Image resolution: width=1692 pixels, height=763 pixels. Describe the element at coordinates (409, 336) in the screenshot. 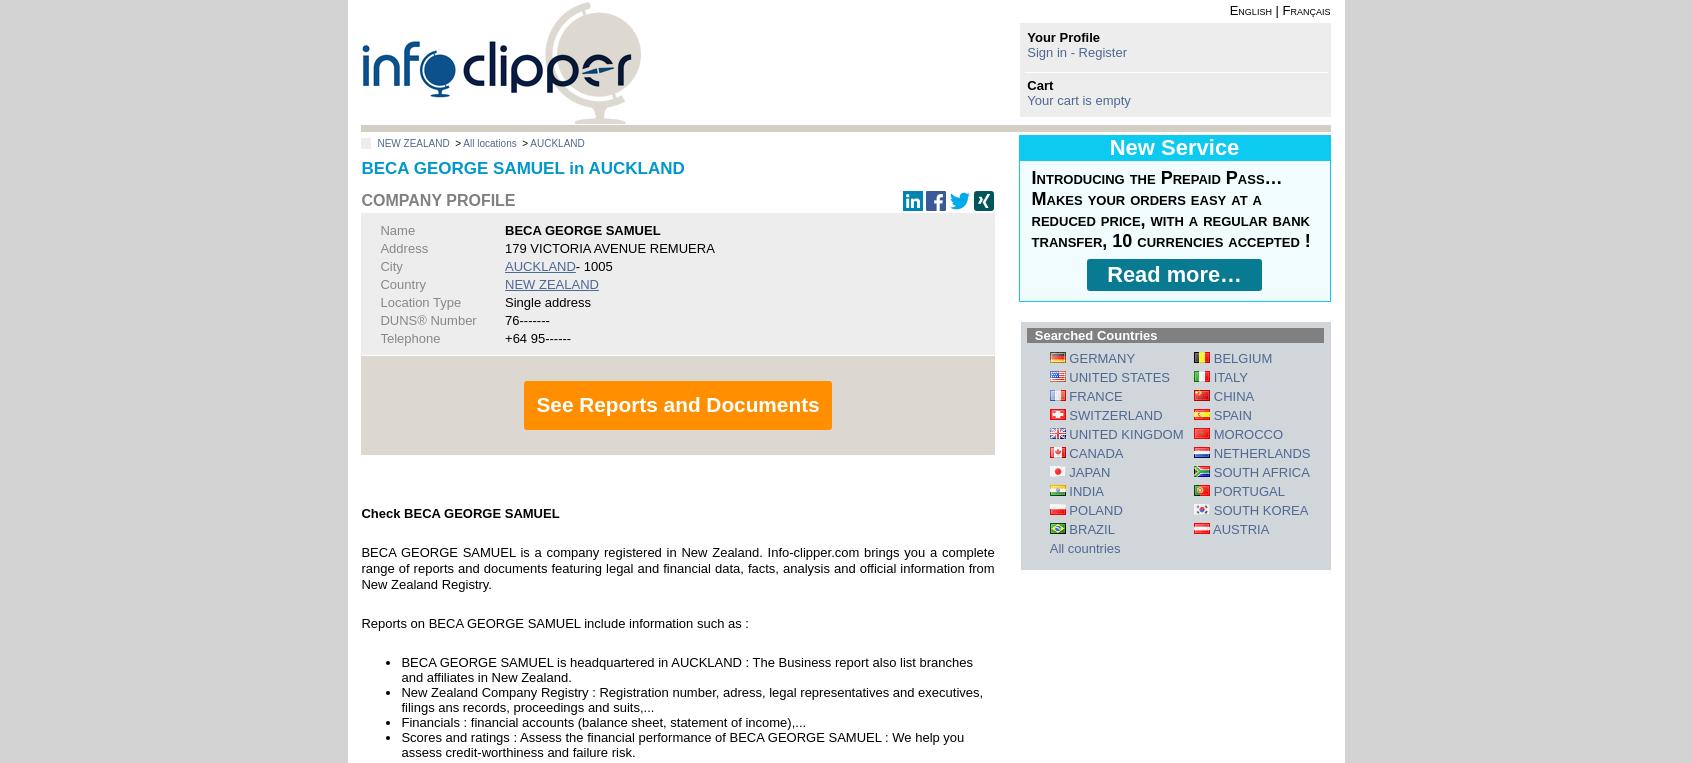

I see `'Telephone'` at that location.